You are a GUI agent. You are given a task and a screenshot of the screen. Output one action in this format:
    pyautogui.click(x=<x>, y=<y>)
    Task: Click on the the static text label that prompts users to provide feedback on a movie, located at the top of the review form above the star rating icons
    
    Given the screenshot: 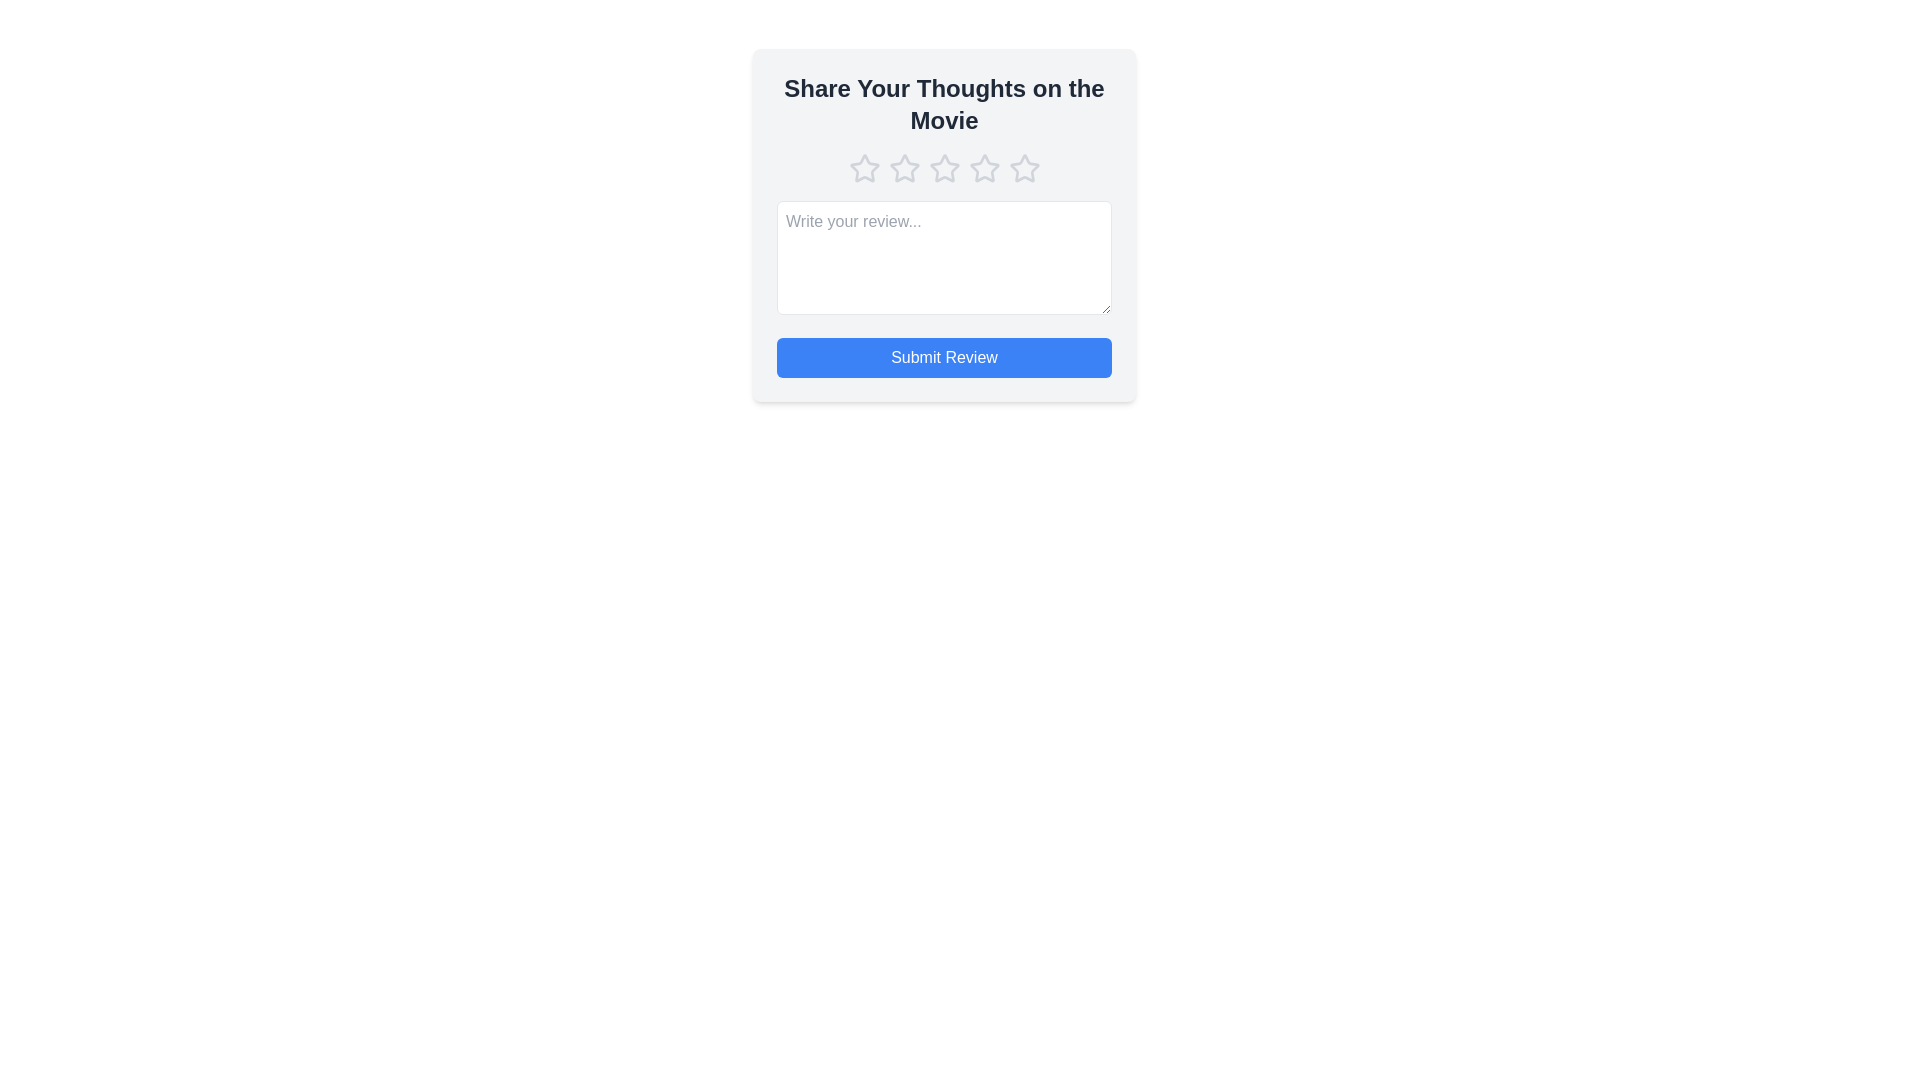 What is the action you would take?
    pyautogui.click(x=943, y=104)
    